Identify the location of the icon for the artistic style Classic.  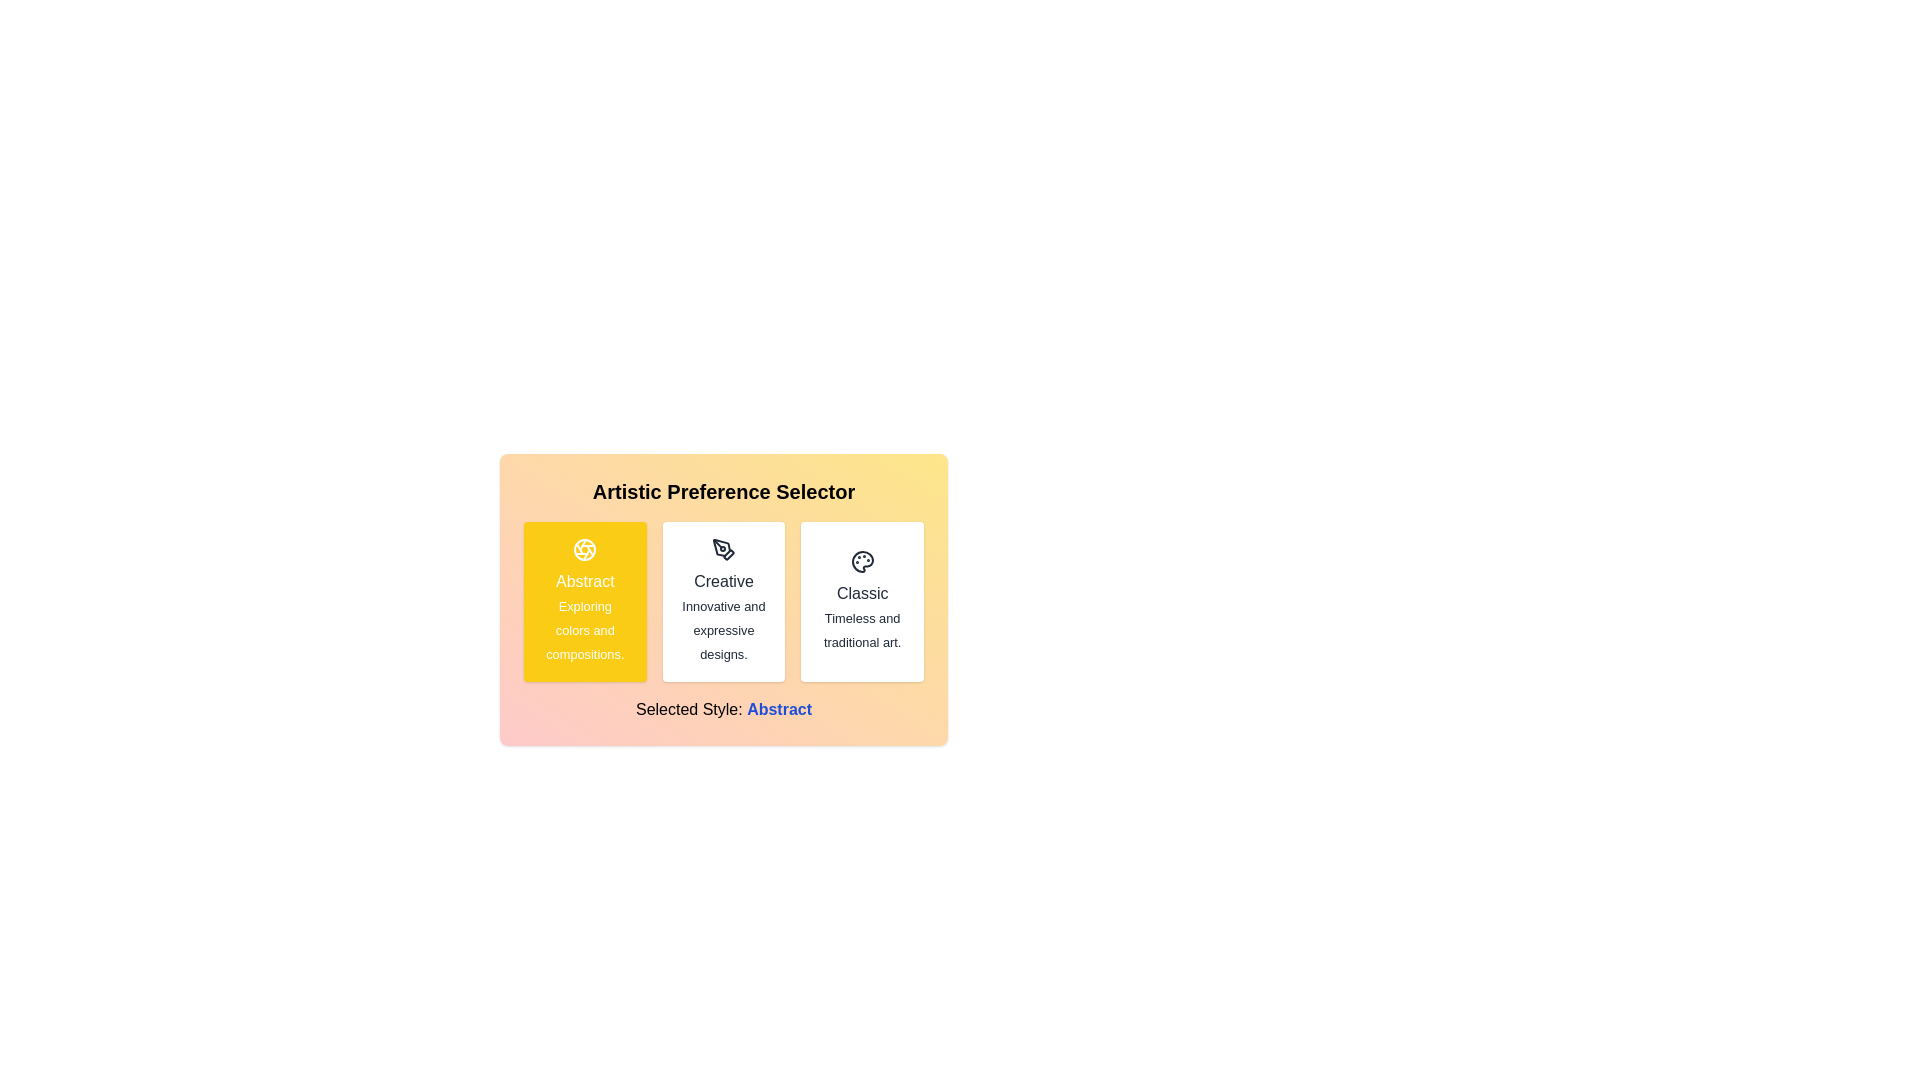
(862, 562).